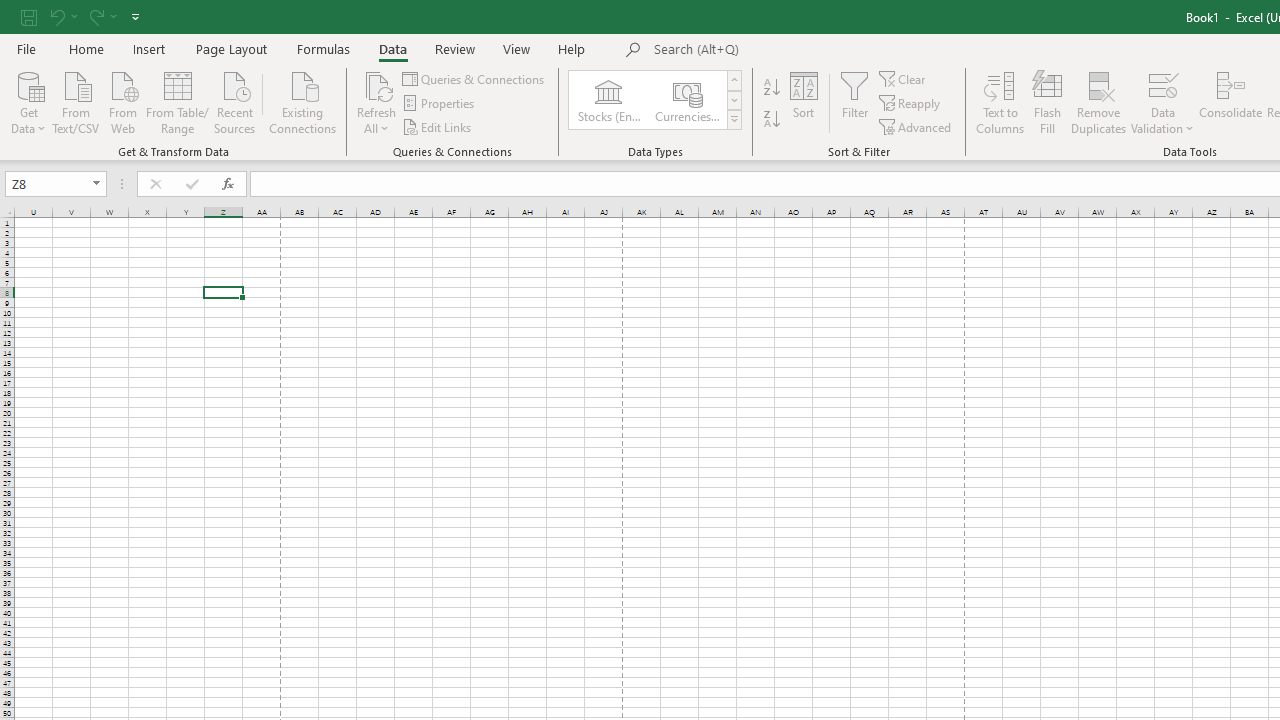 This screenshot has width=1280, height=720. I want to click on 'Refresh All', so click(376, 84).